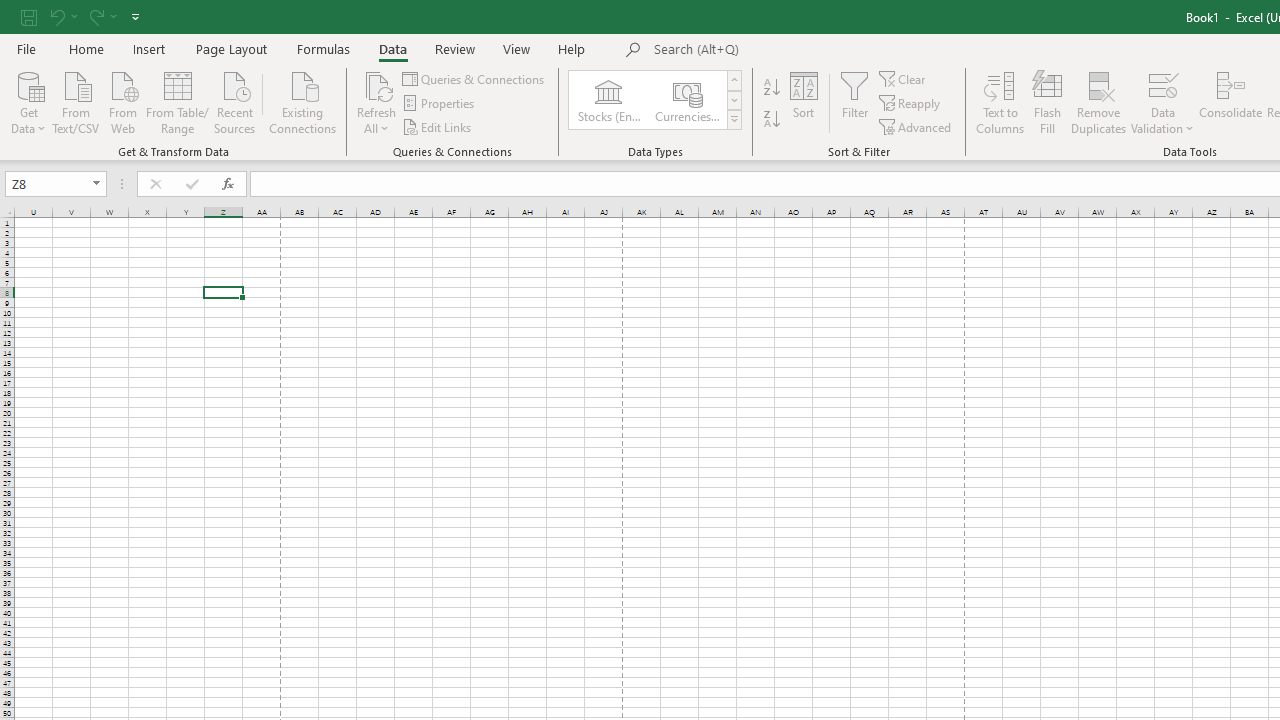 This screenshot has width=1280, height=720. I want to click on 'Refresh All', so click(376, 84).